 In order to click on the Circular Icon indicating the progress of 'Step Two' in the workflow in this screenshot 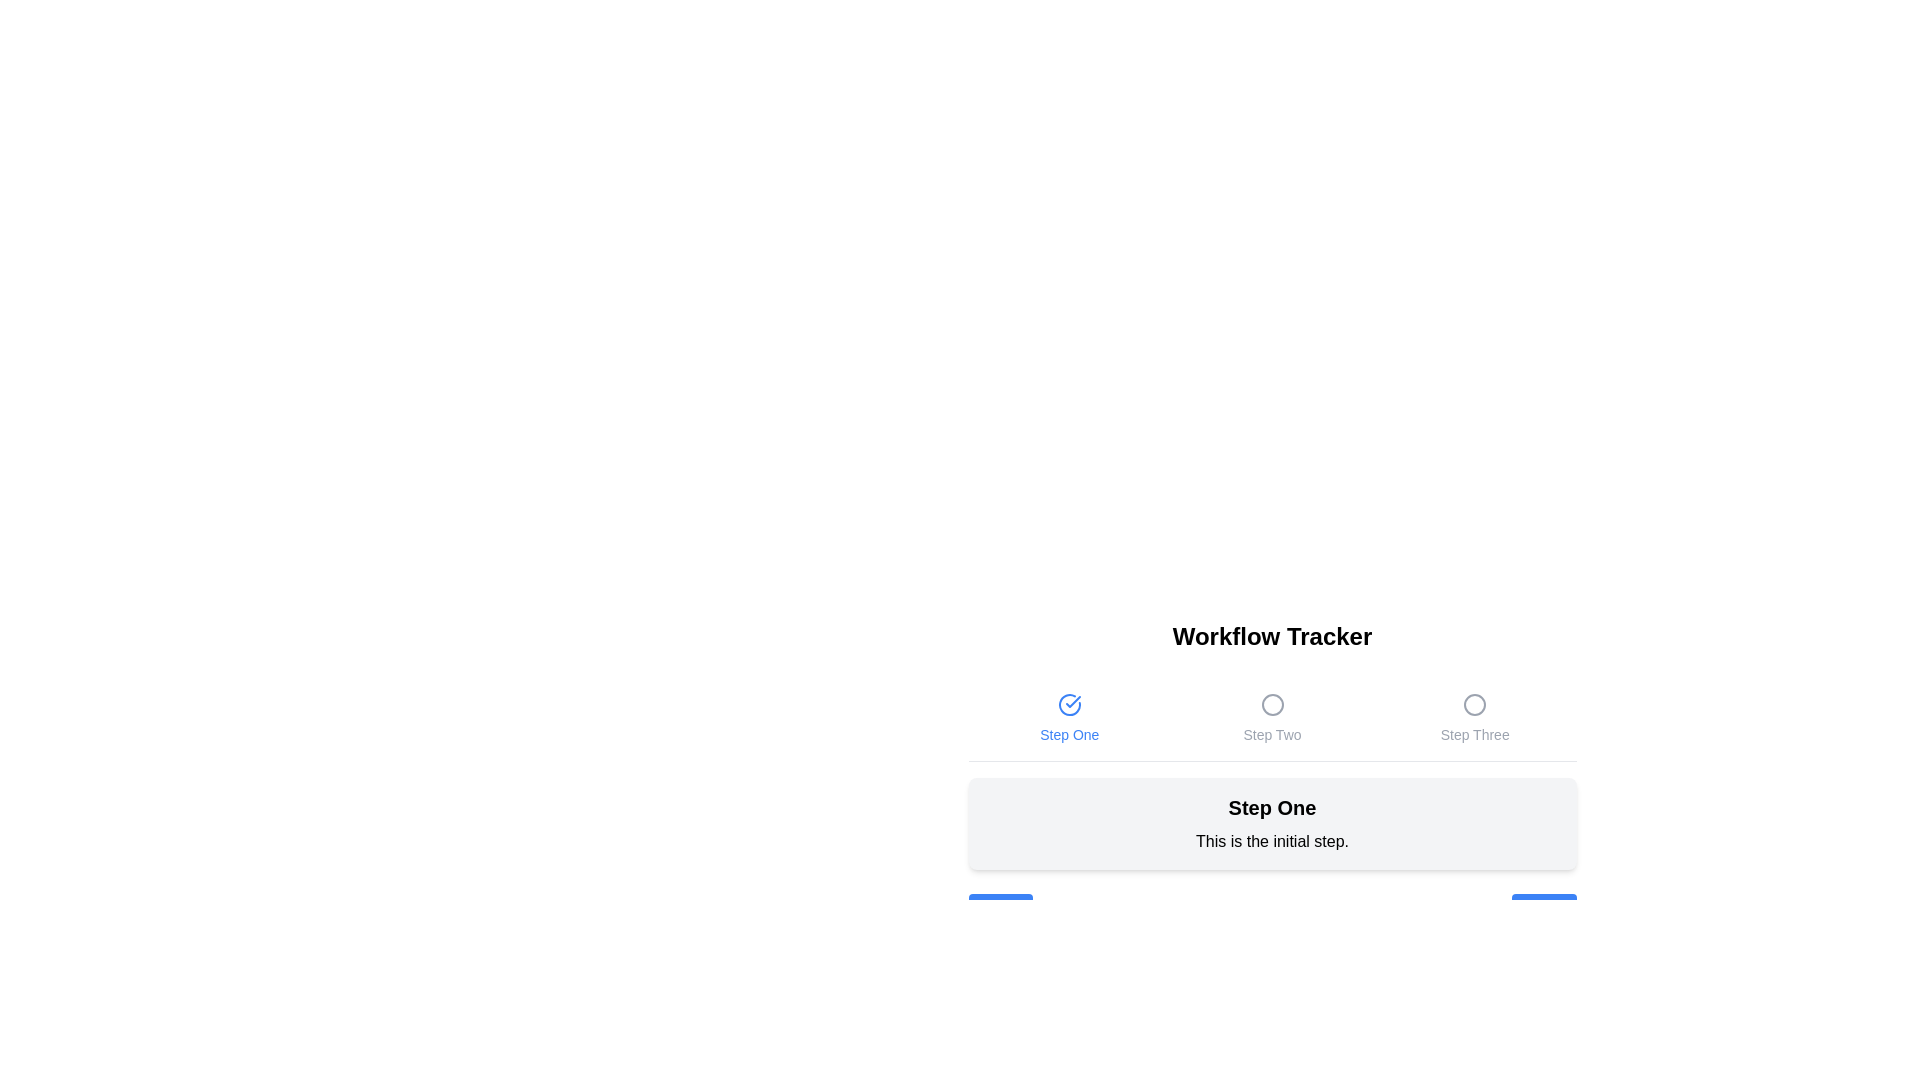, I will do `click(1271, 704)`.